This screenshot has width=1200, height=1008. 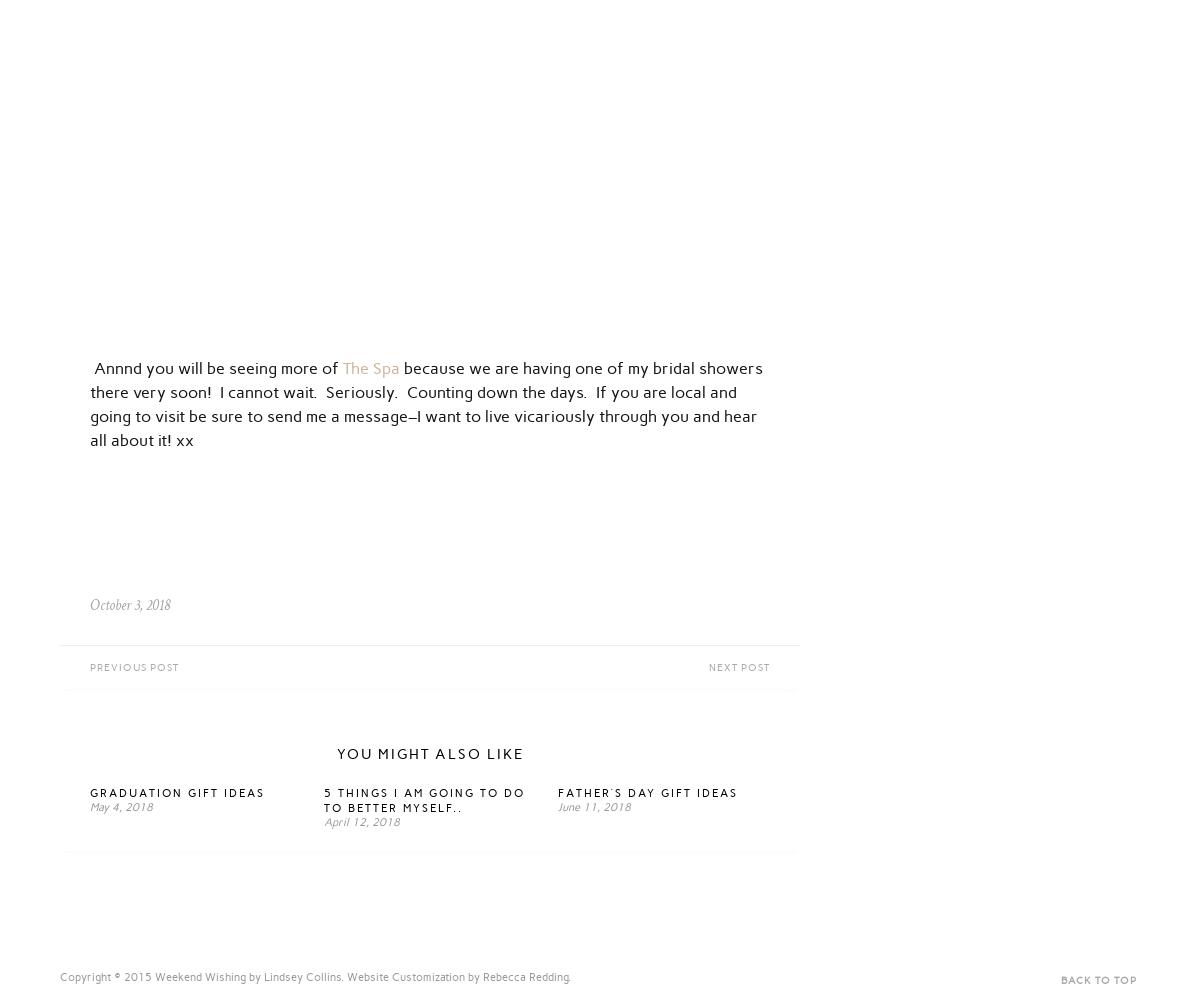 I want to click on 'October 3, 2018', so click(x=90, y=604).